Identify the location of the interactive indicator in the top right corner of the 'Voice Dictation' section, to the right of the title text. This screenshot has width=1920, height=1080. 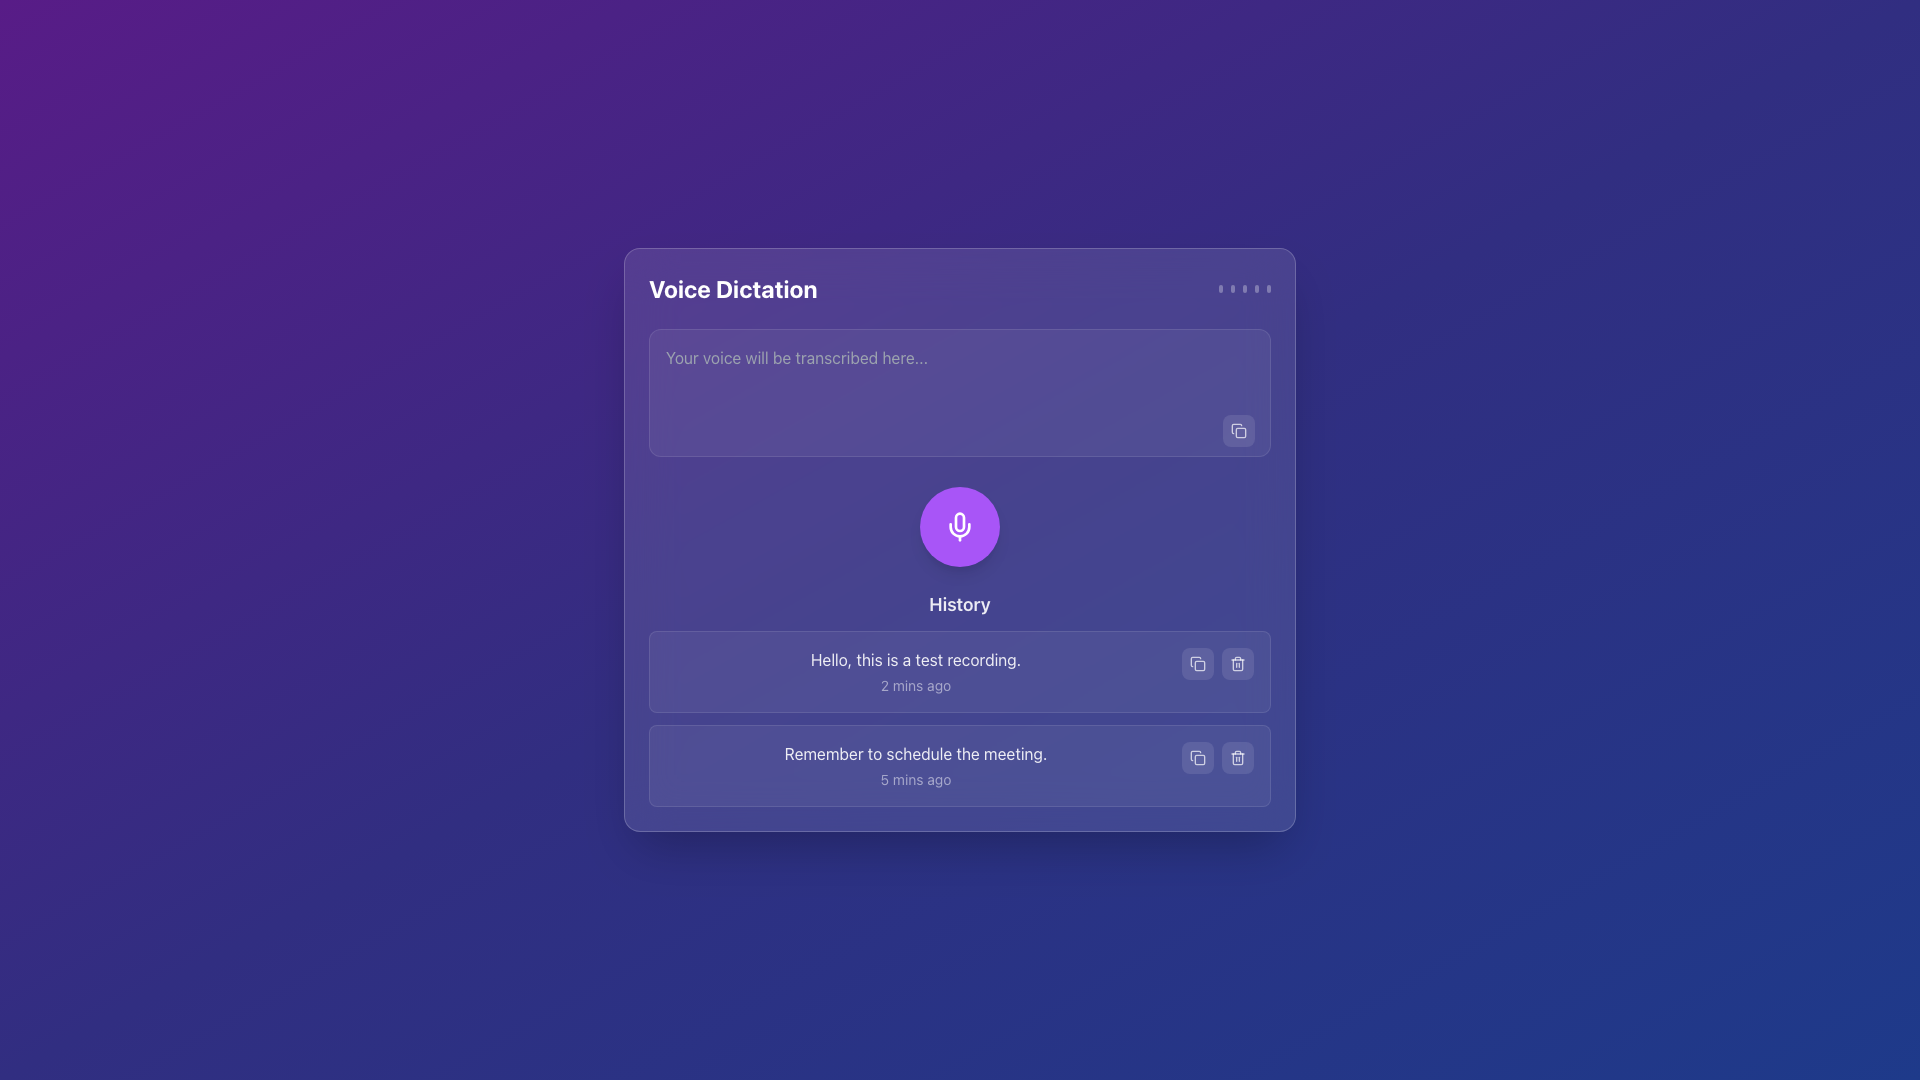
(1243, 289).